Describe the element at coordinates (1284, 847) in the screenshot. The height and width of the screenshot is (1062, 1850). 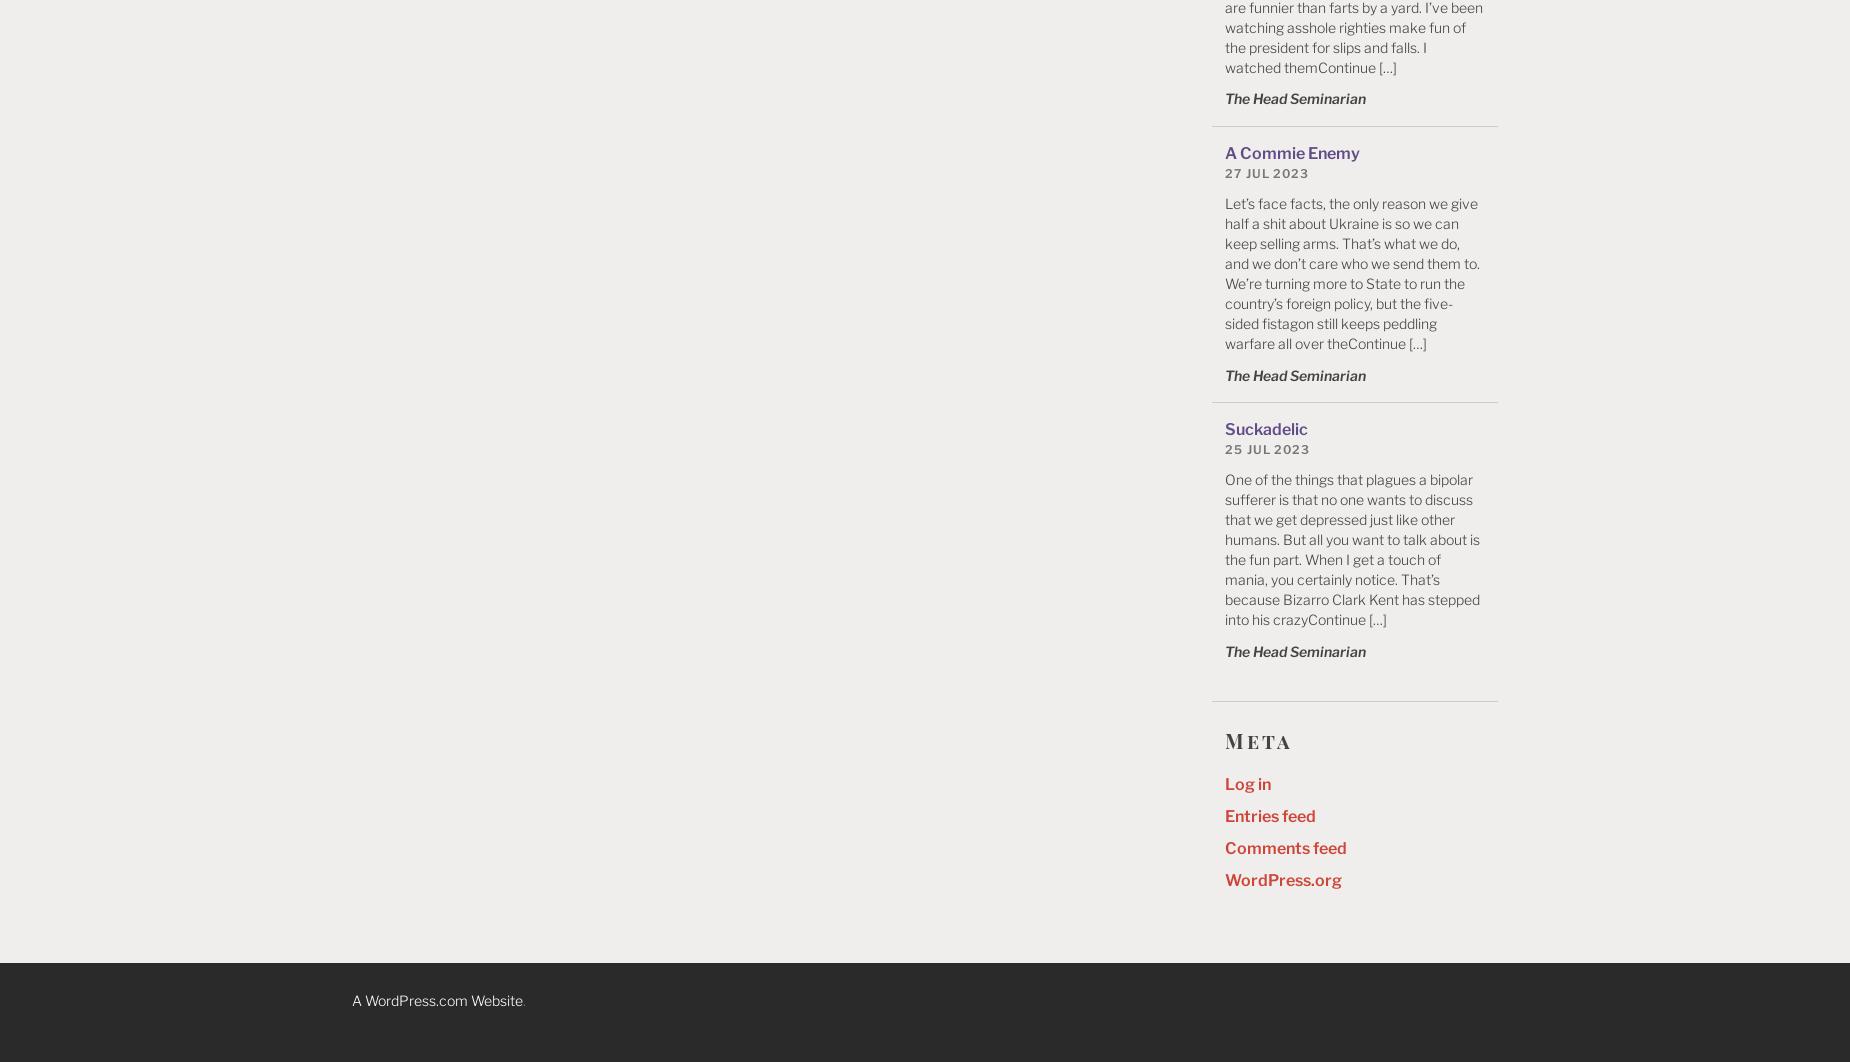
I see `'Comments feed'` at that location.